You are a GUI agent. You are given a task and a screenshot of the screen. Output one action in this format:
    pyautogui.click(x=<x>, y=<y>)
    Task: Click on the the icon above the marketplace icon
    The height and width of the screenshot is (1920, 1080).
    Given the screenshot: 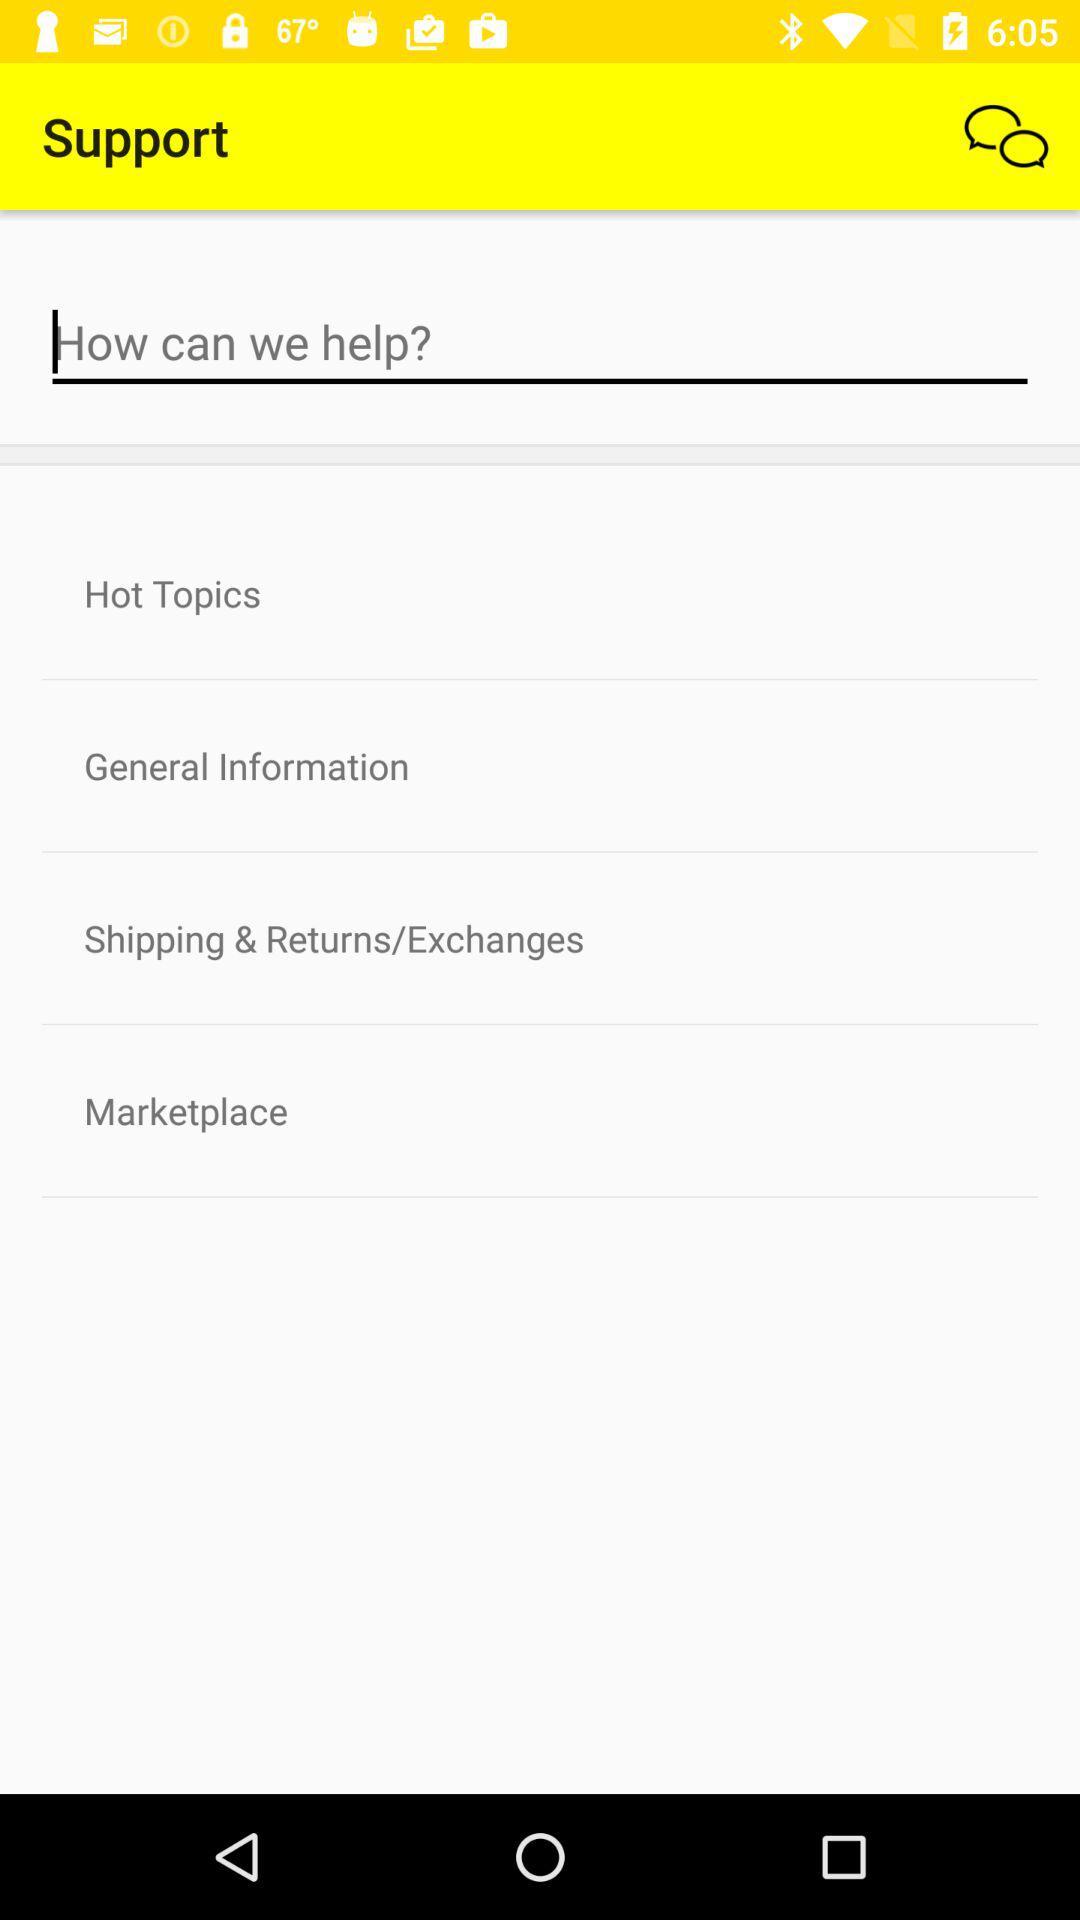 What is the action you would take?
    pyautogui.click(x=540, y=937)
    